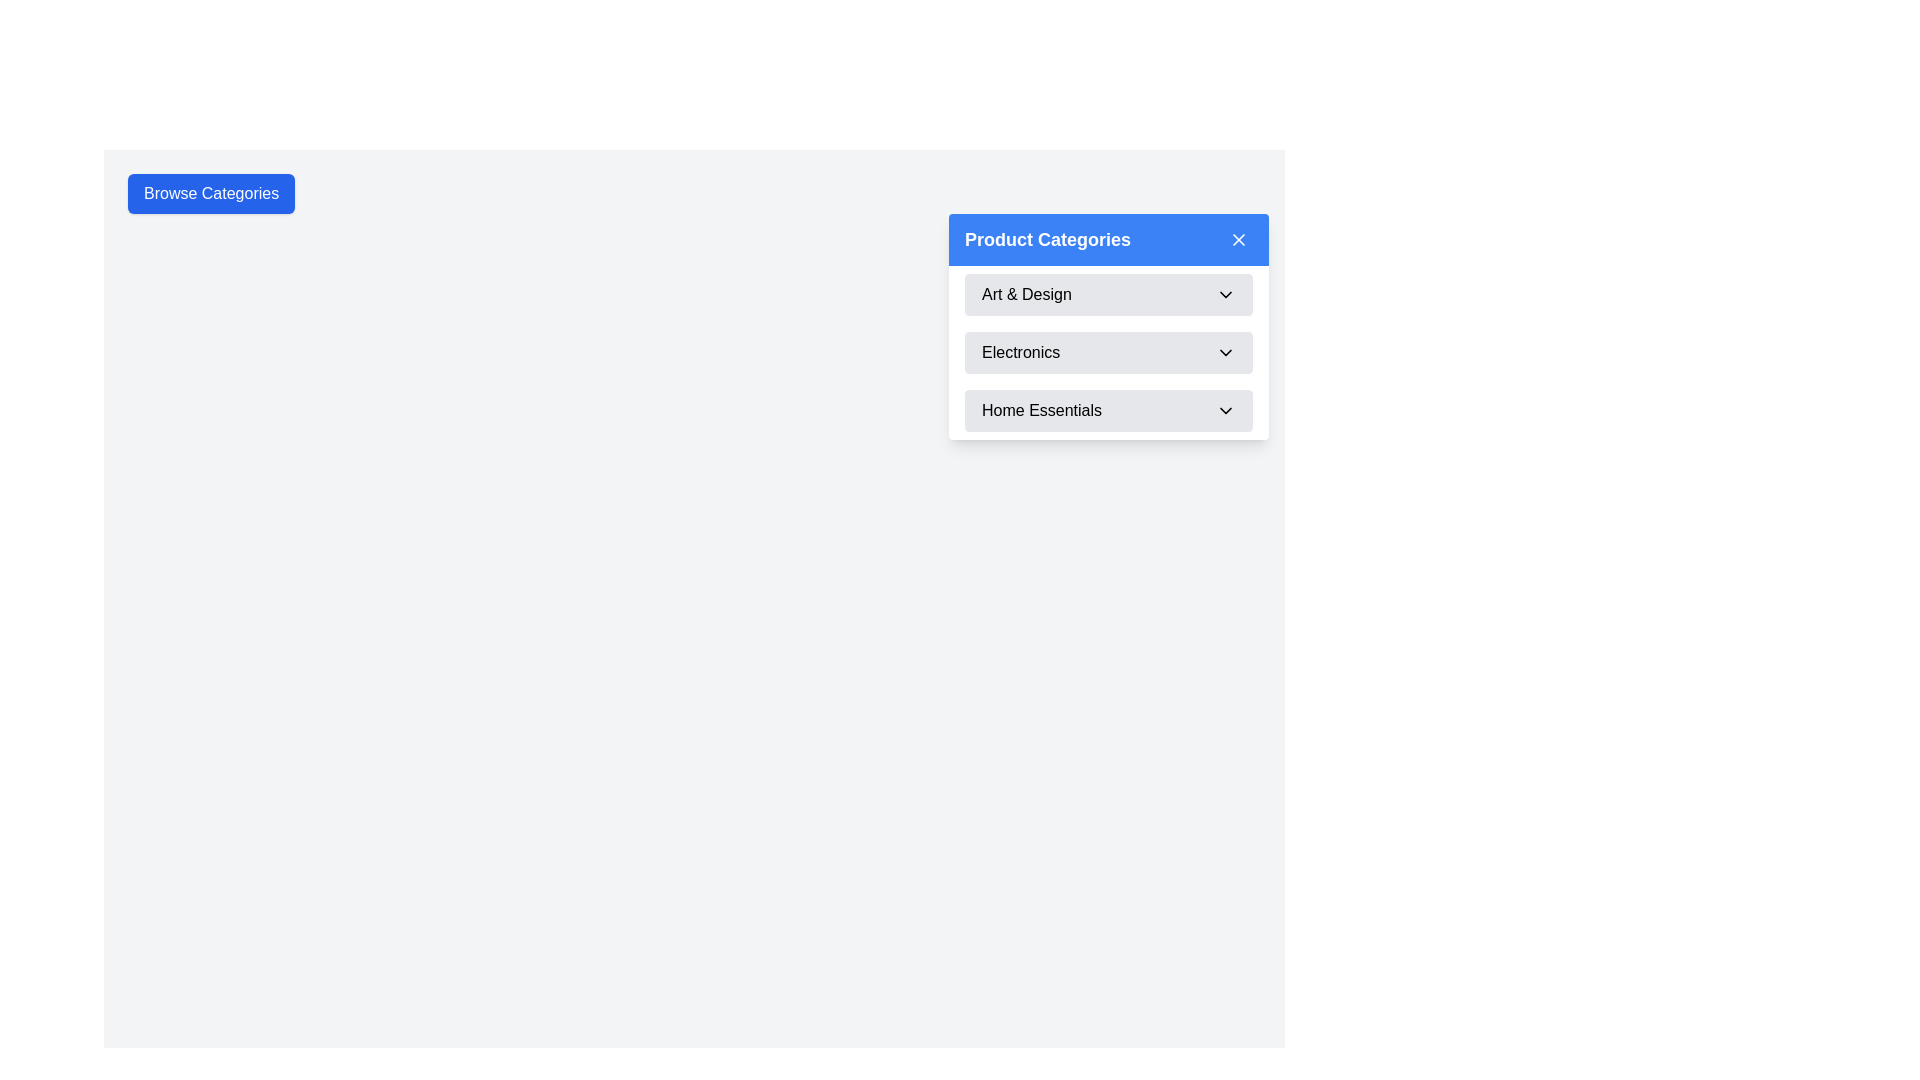  What do you see at coordinates (1107, 294) in the screenshot?
I see `the 'Art & Design' dropdown menu item with a light gray background` at bounding box center [1107, 294].